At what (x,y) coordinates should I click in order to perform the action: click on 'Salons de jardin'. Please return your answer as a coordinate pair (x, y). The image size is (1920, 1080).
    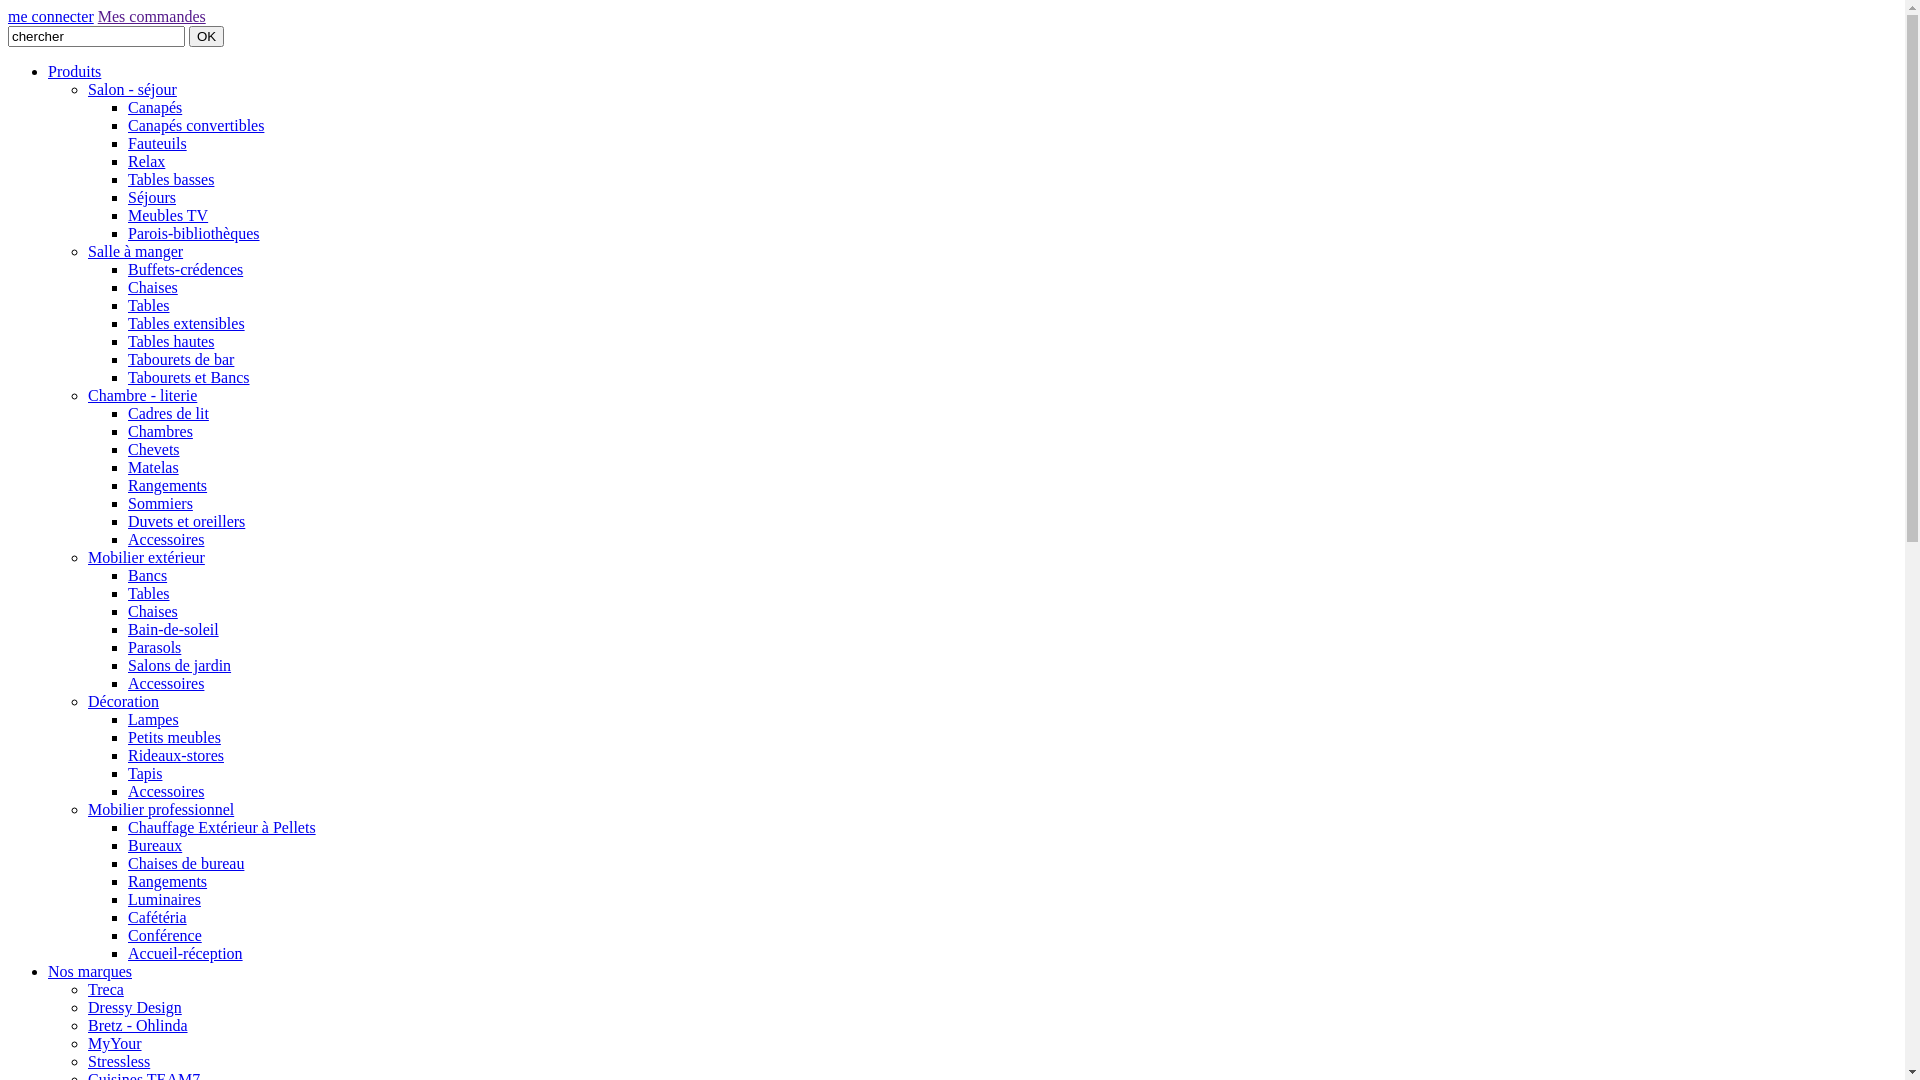
    Looking at the image, I should click on (179, 665).